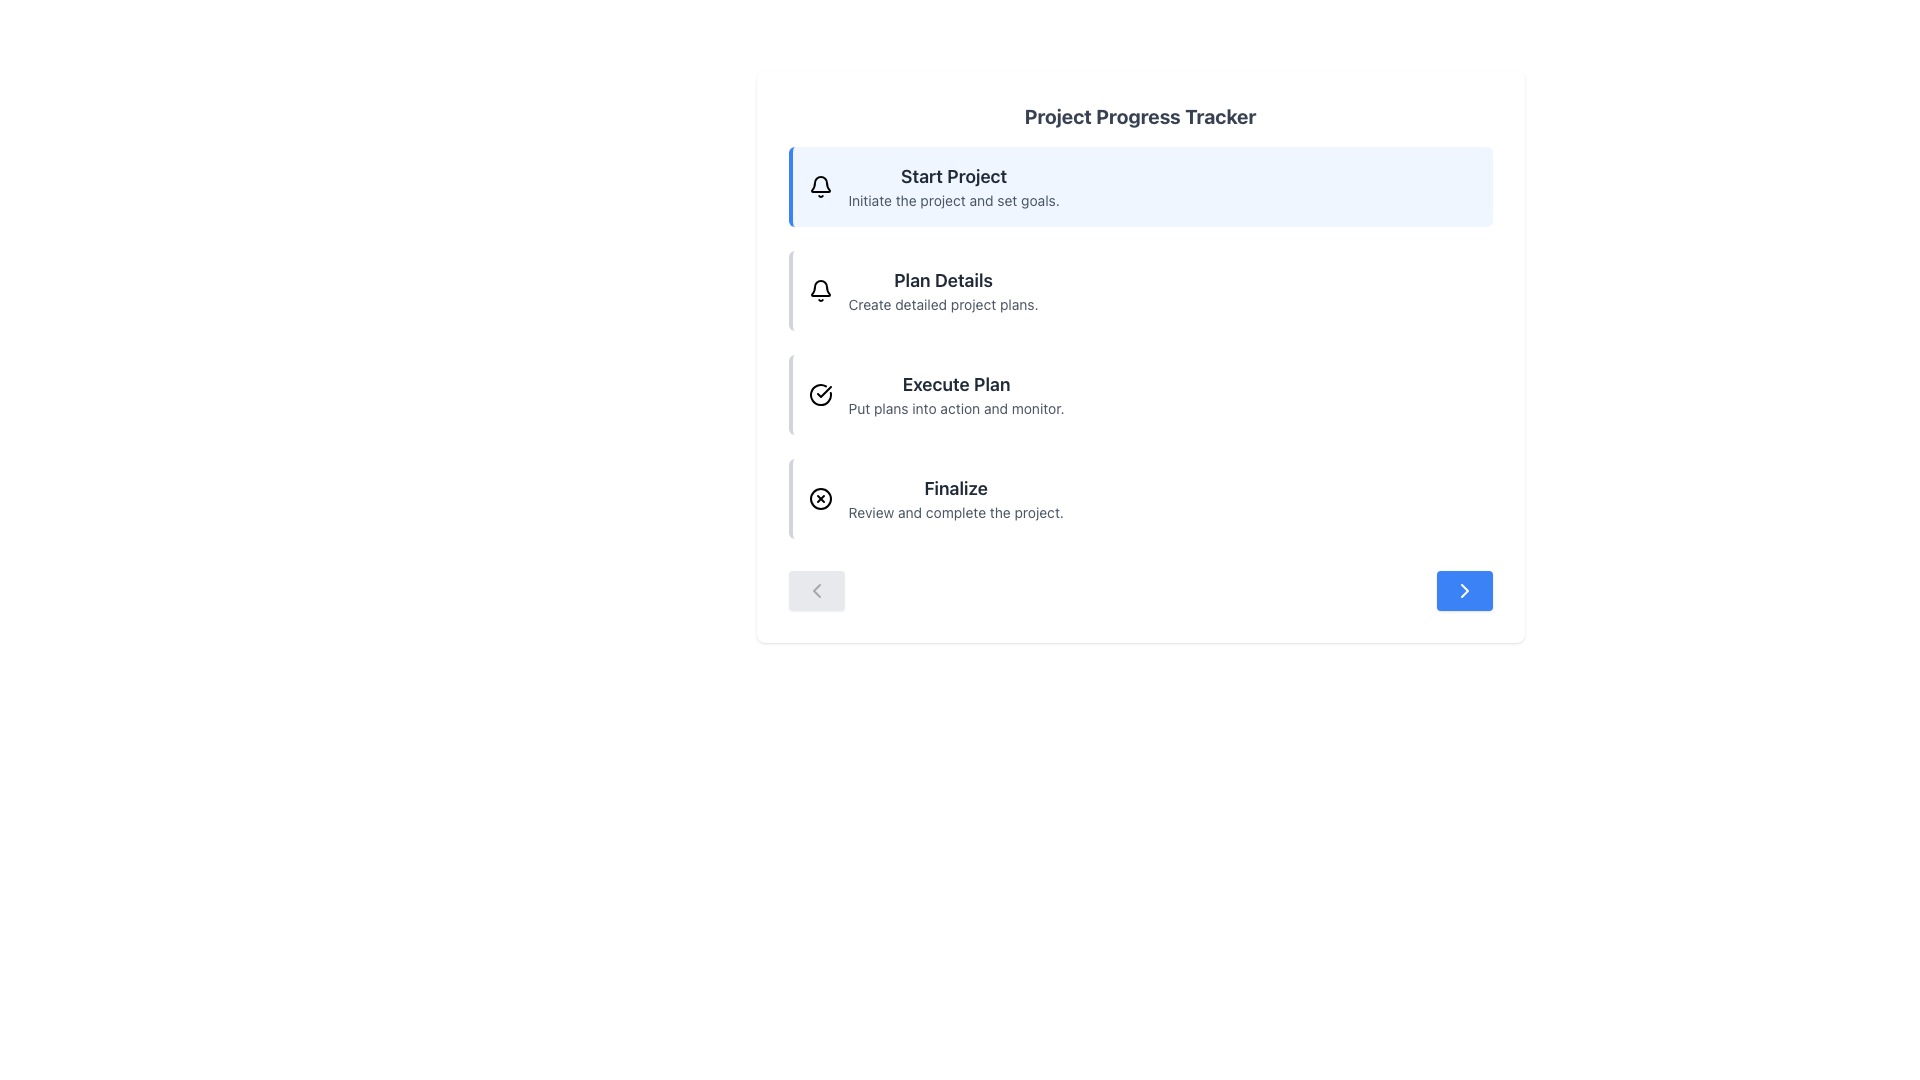 This screenshot has width=1920, height=1080. What do you see at coordinates (953, 186) in the screenshot?
I see `the first informational card in the 'Project Progress Tracker' section, which introduces the initiation phase of the project workflow` at bounding box center [953, 186].